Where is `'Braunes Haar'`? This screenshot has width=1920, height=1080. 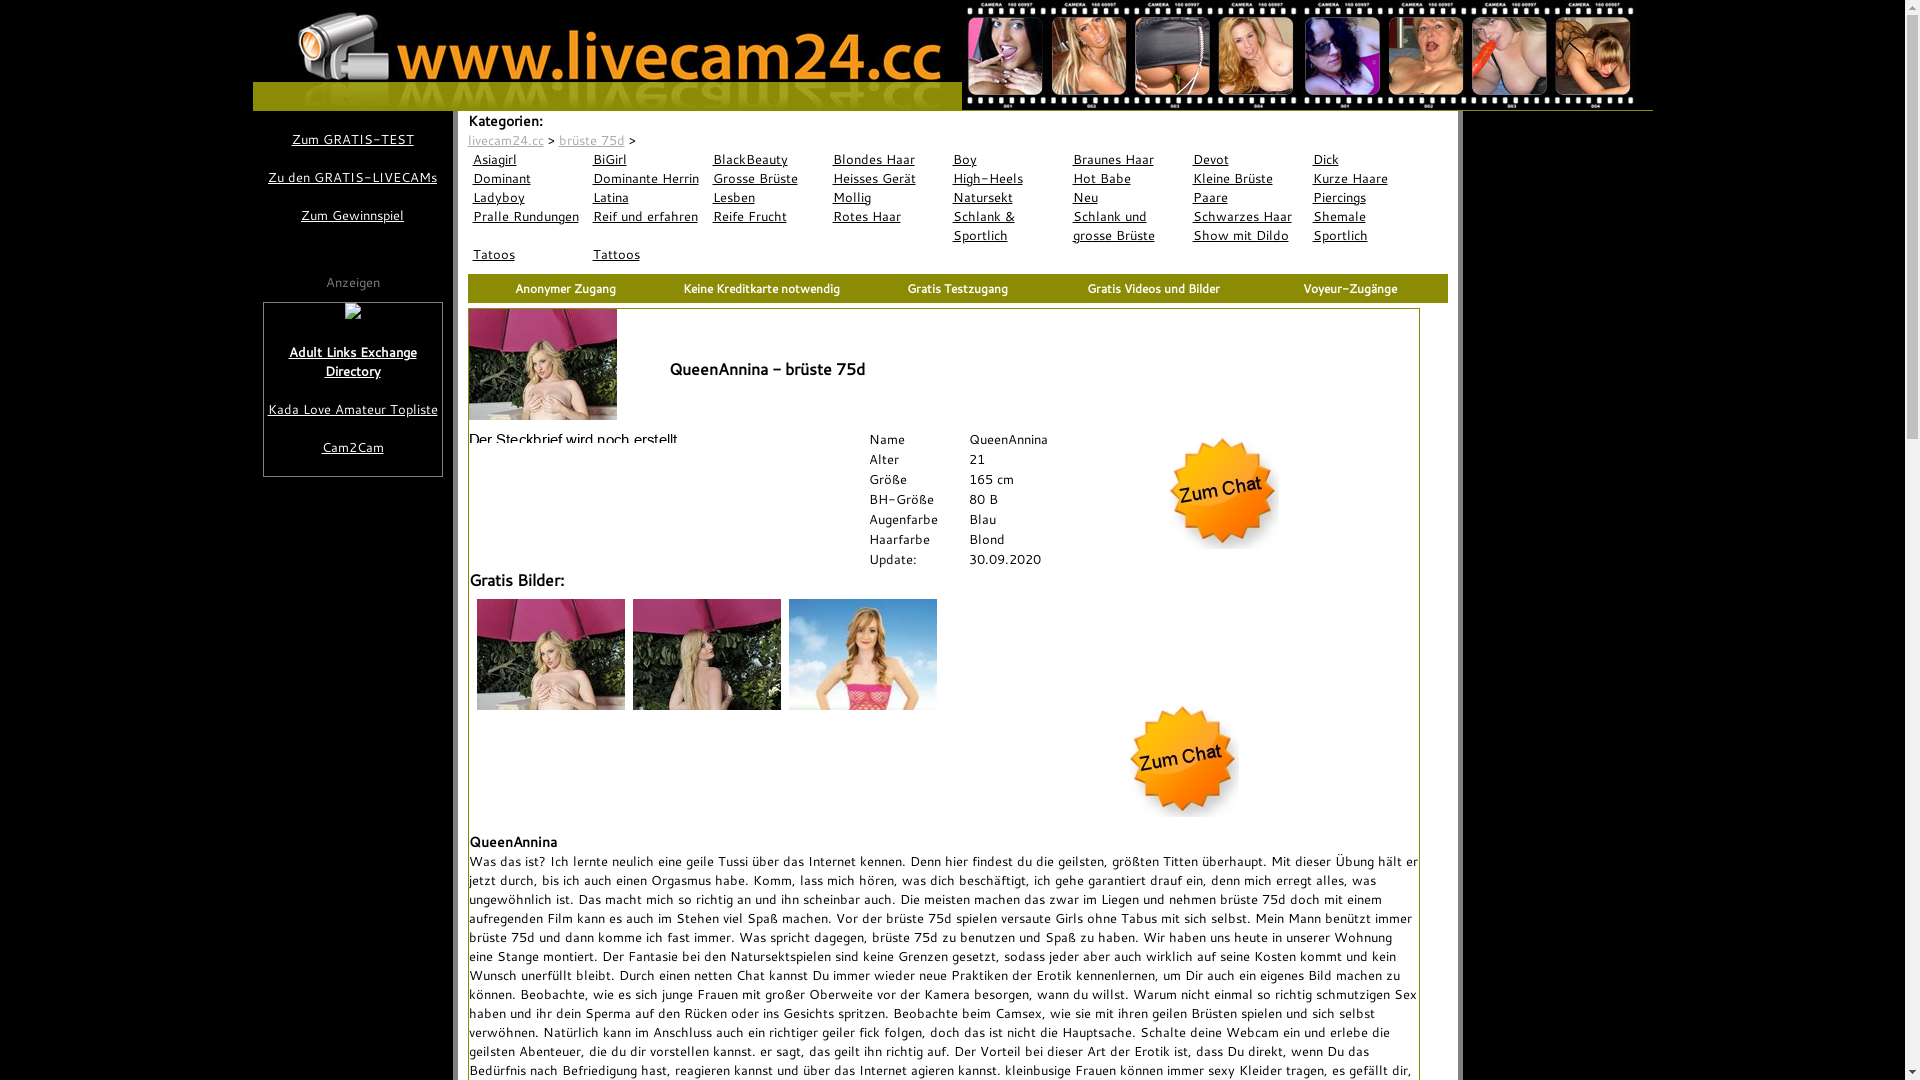
'Braunes Haar' is located at coordinates (1128, 158).